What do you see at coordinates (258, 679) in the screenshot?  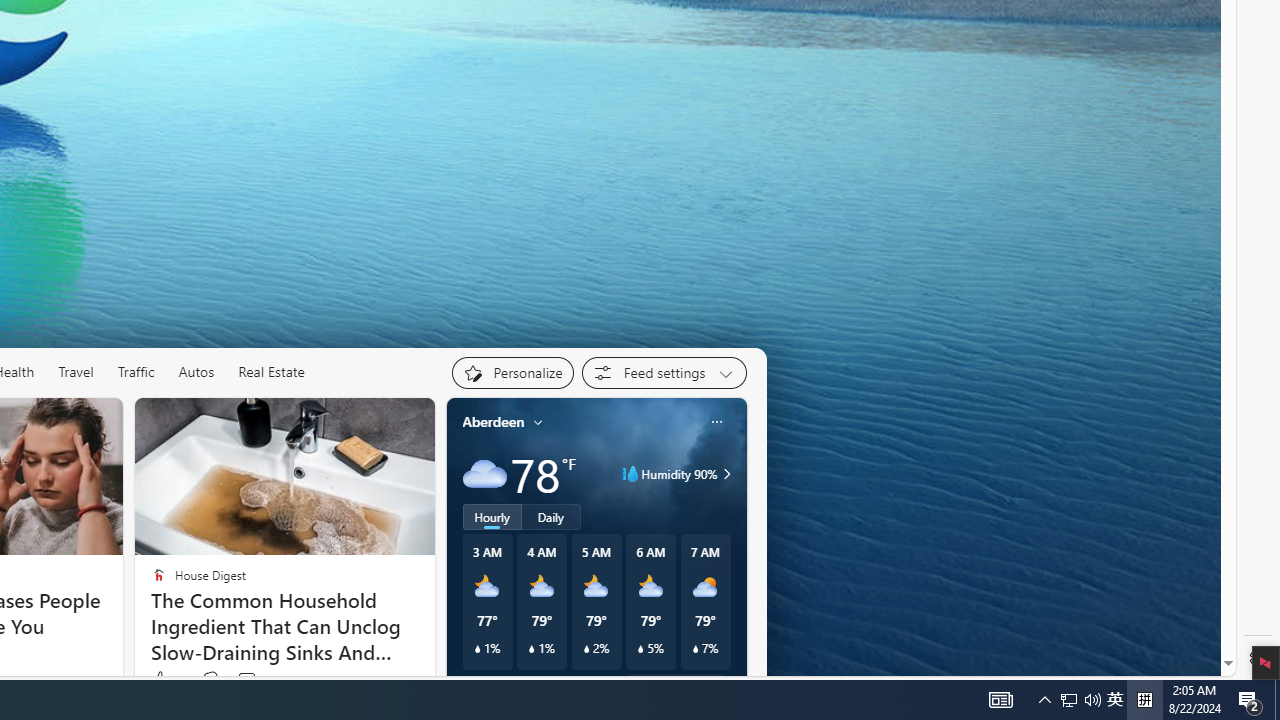 I see `'View comments 116 Comment'` at bounding box center [258, 679].